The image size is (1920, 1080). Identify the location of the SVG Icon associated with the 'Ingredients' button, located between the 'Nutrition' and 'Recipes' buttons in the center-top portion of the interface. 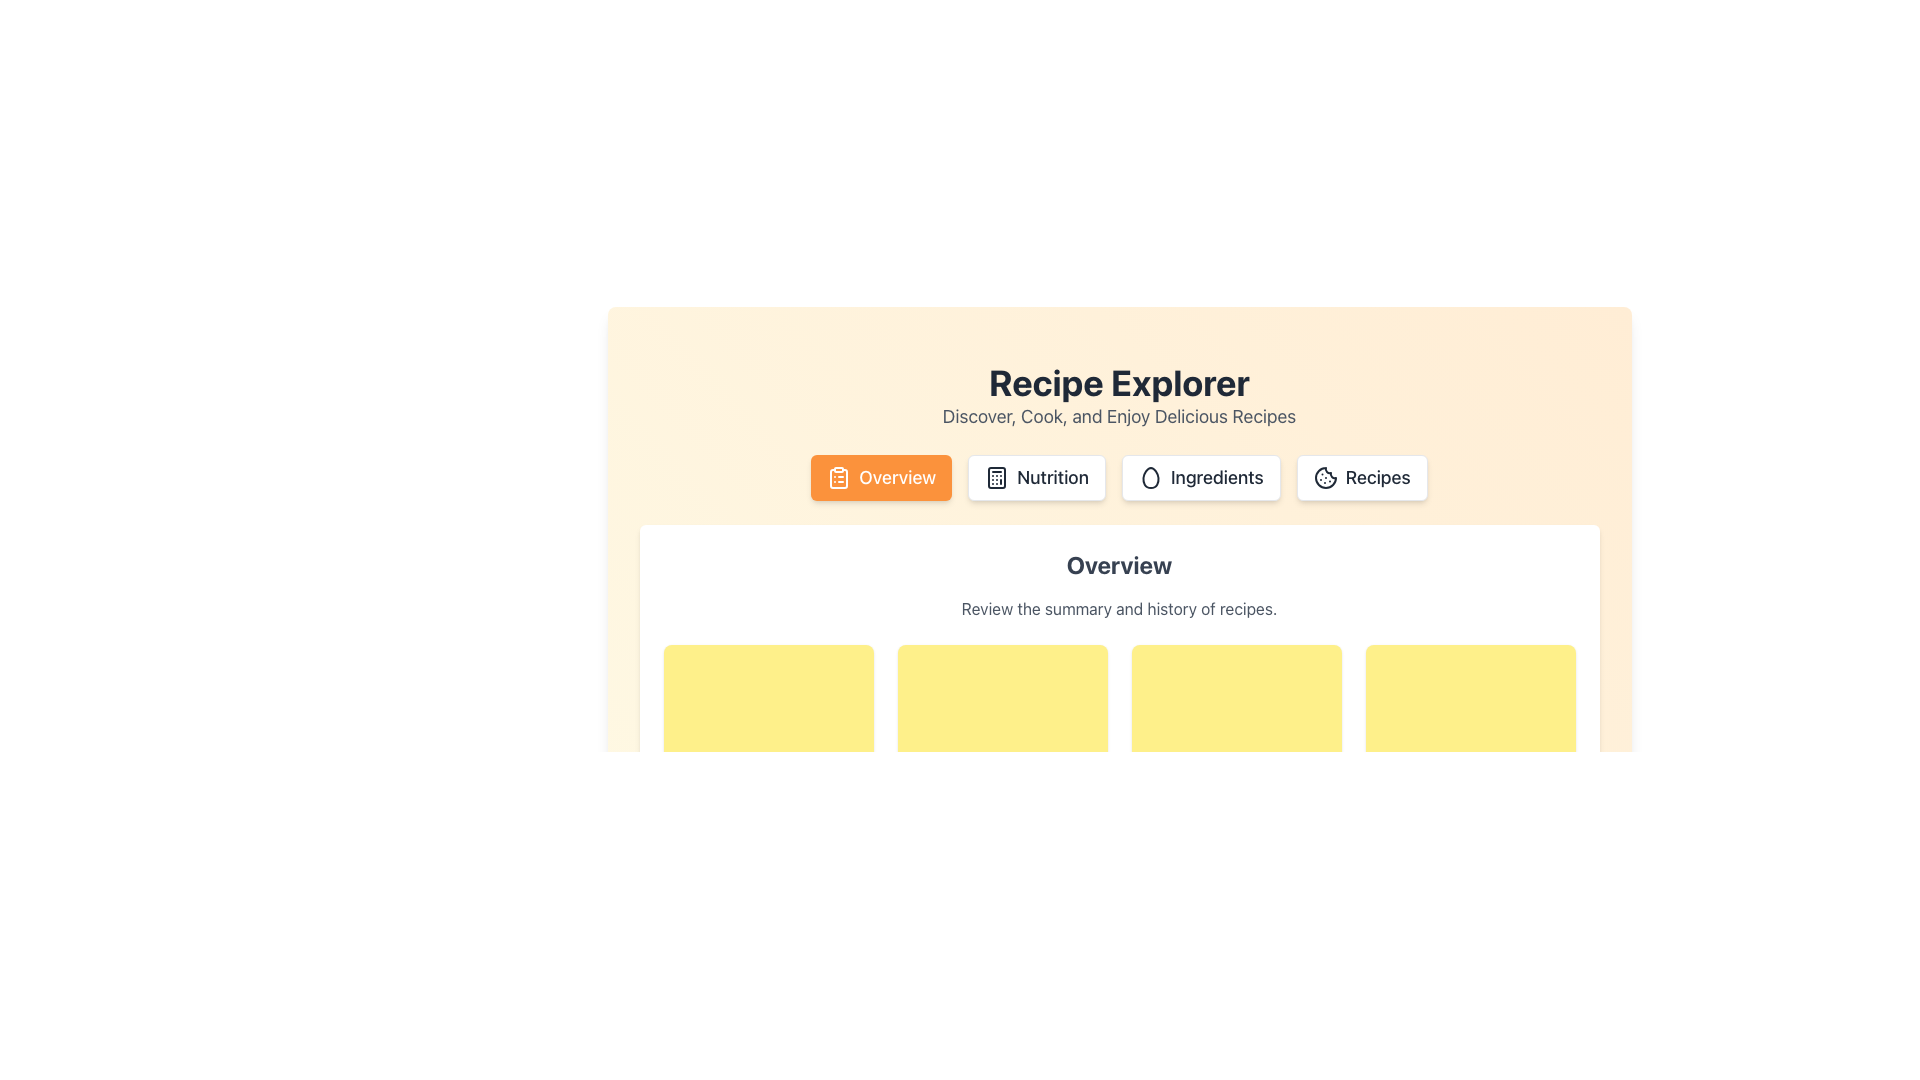
(1151, 478).